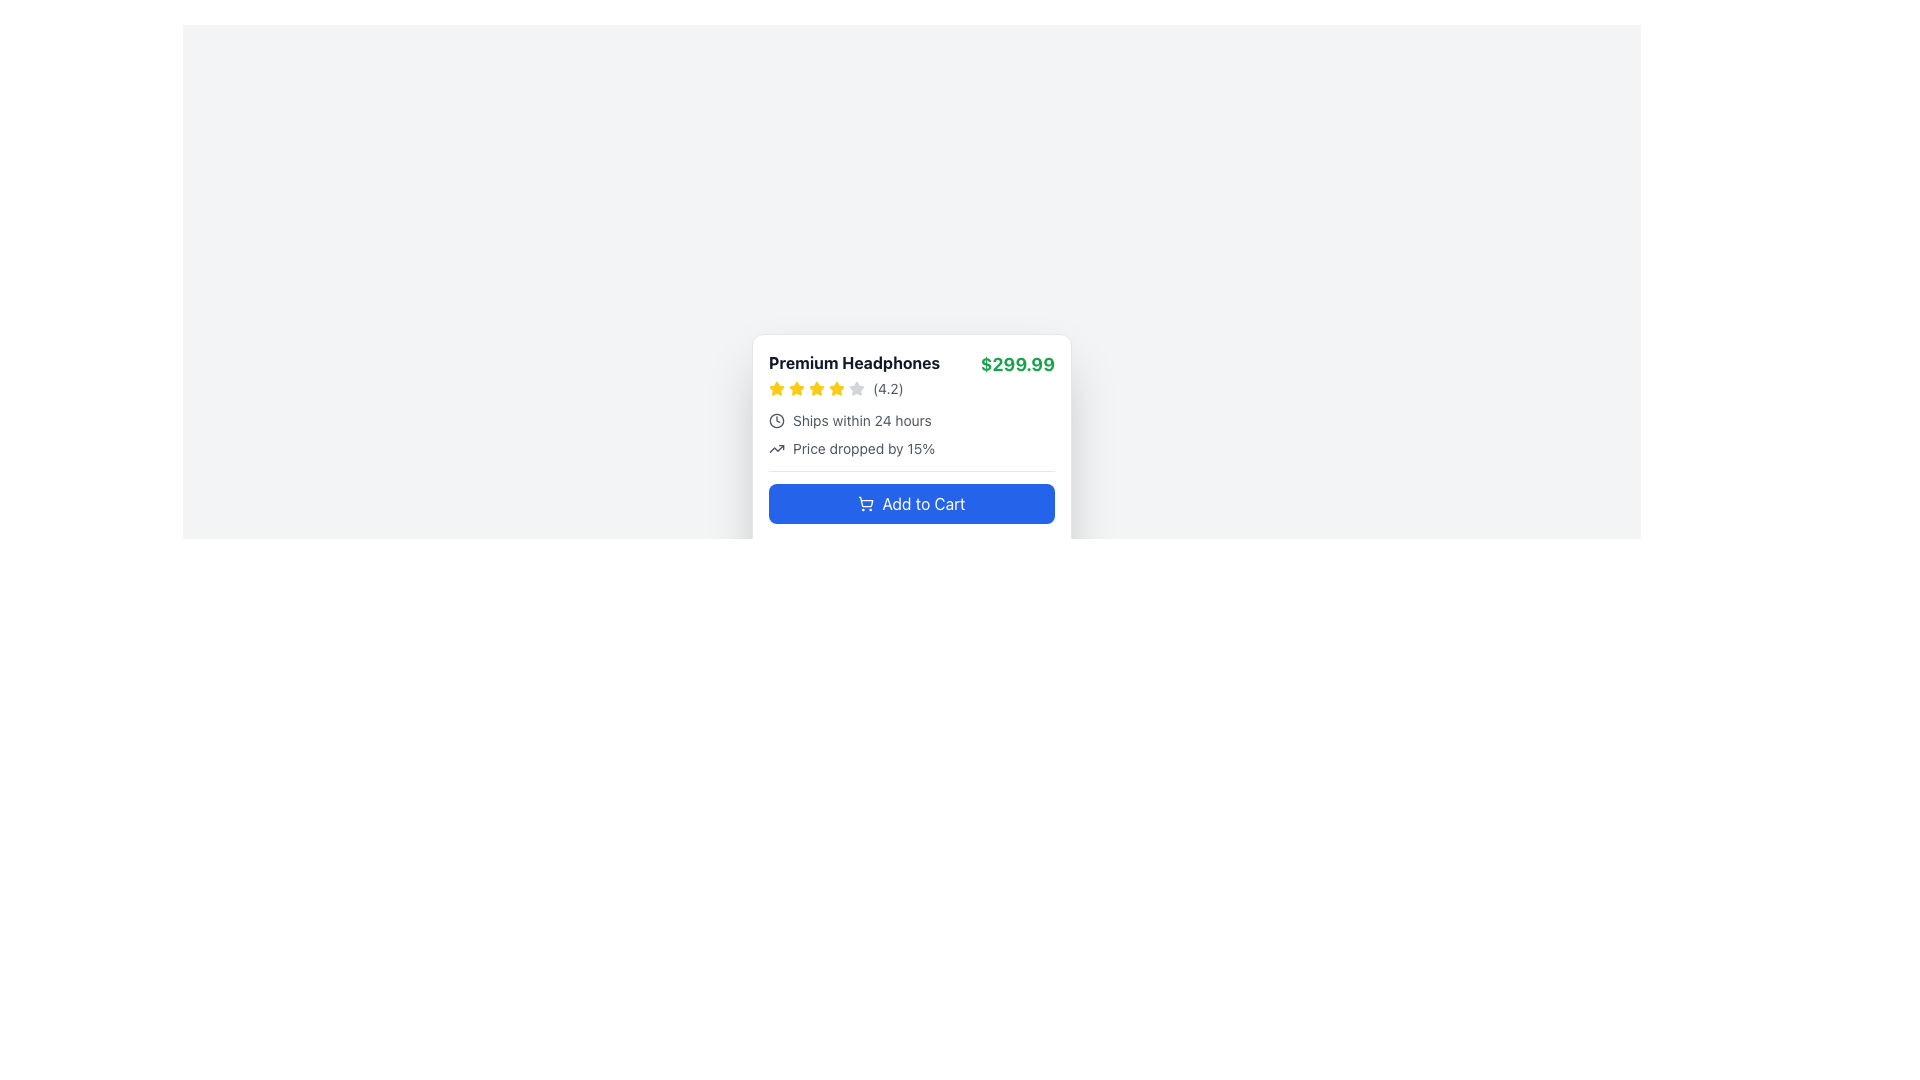  I want to click on textual label displaying 'Price dropped by 15%' located to the right of the line chart icon in the 'Premium Headphones' product details card, so click(864, 447).